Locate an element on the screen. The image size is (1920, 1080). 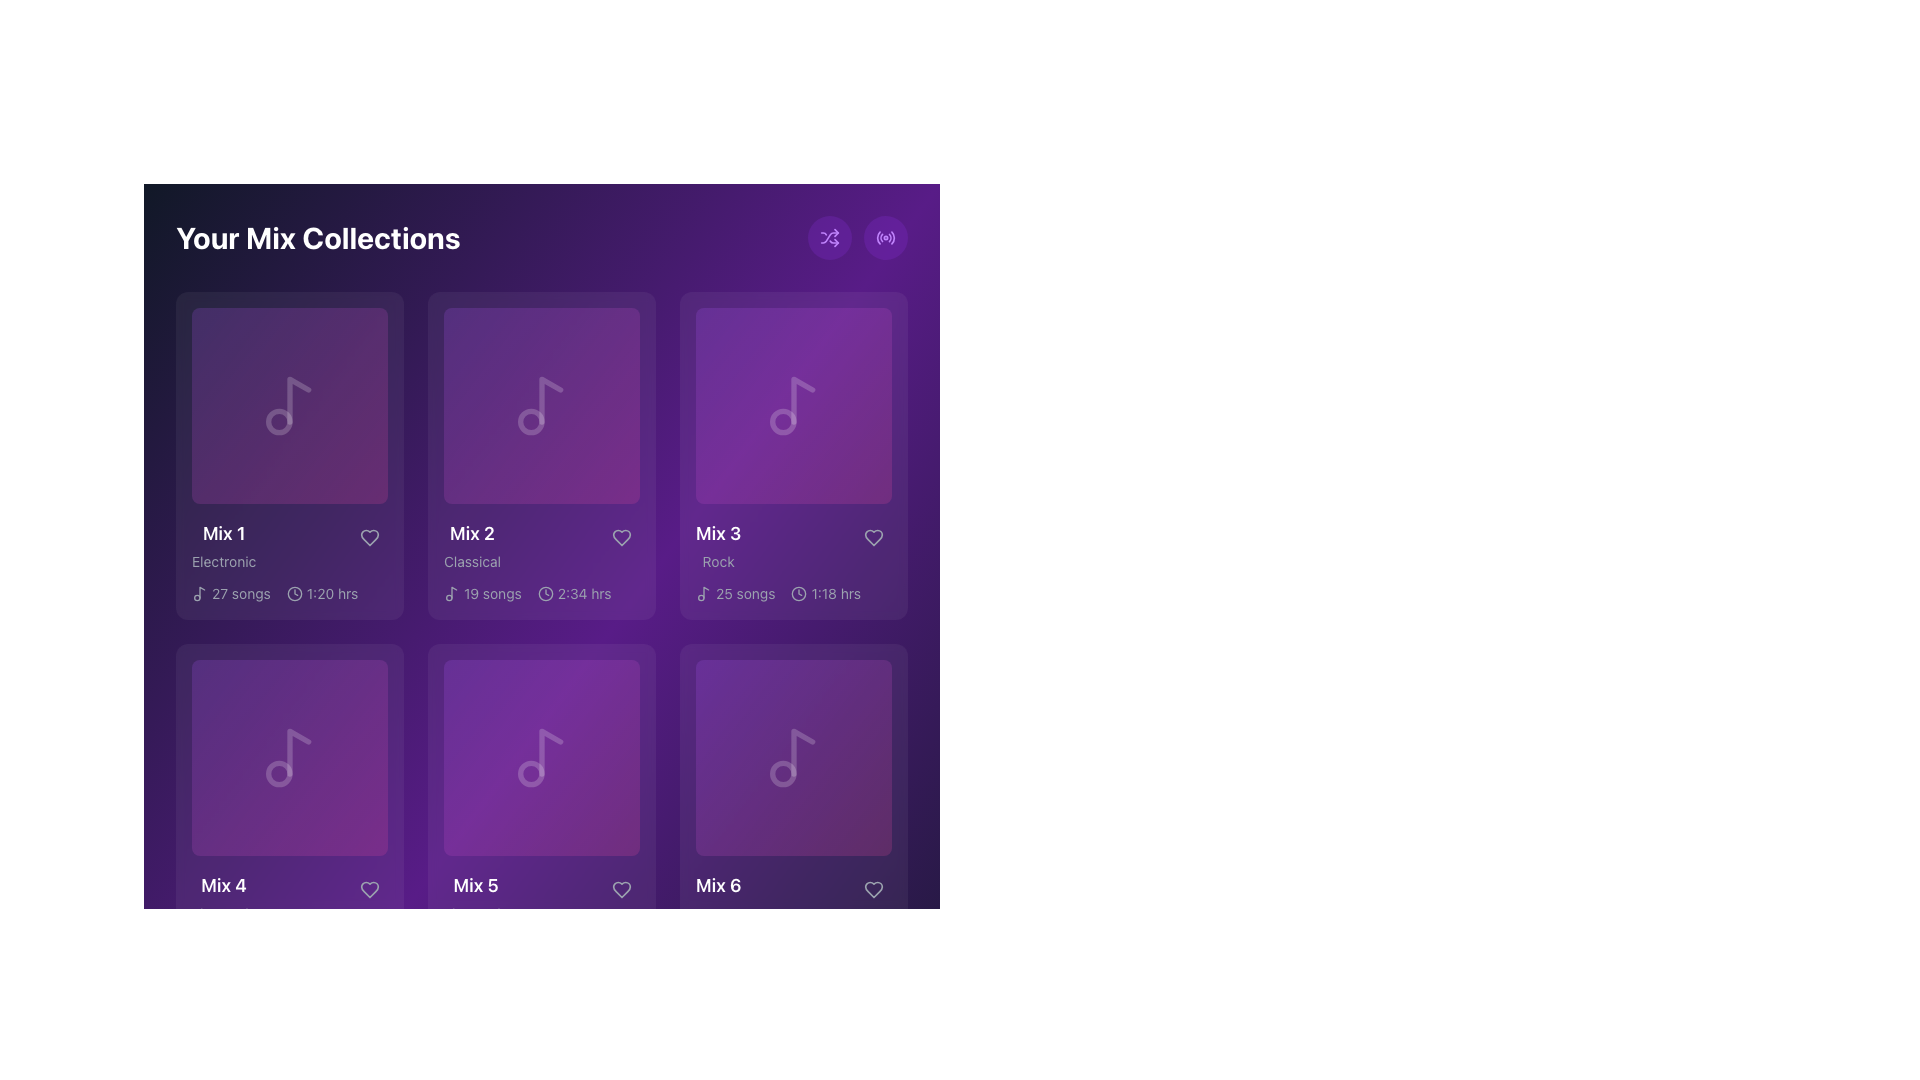
the text display showing the duration '1:18 hrs', which is styled in a lightweight font and located adjacent to a clock icon in the duration section is located at coordinates (836, 593).